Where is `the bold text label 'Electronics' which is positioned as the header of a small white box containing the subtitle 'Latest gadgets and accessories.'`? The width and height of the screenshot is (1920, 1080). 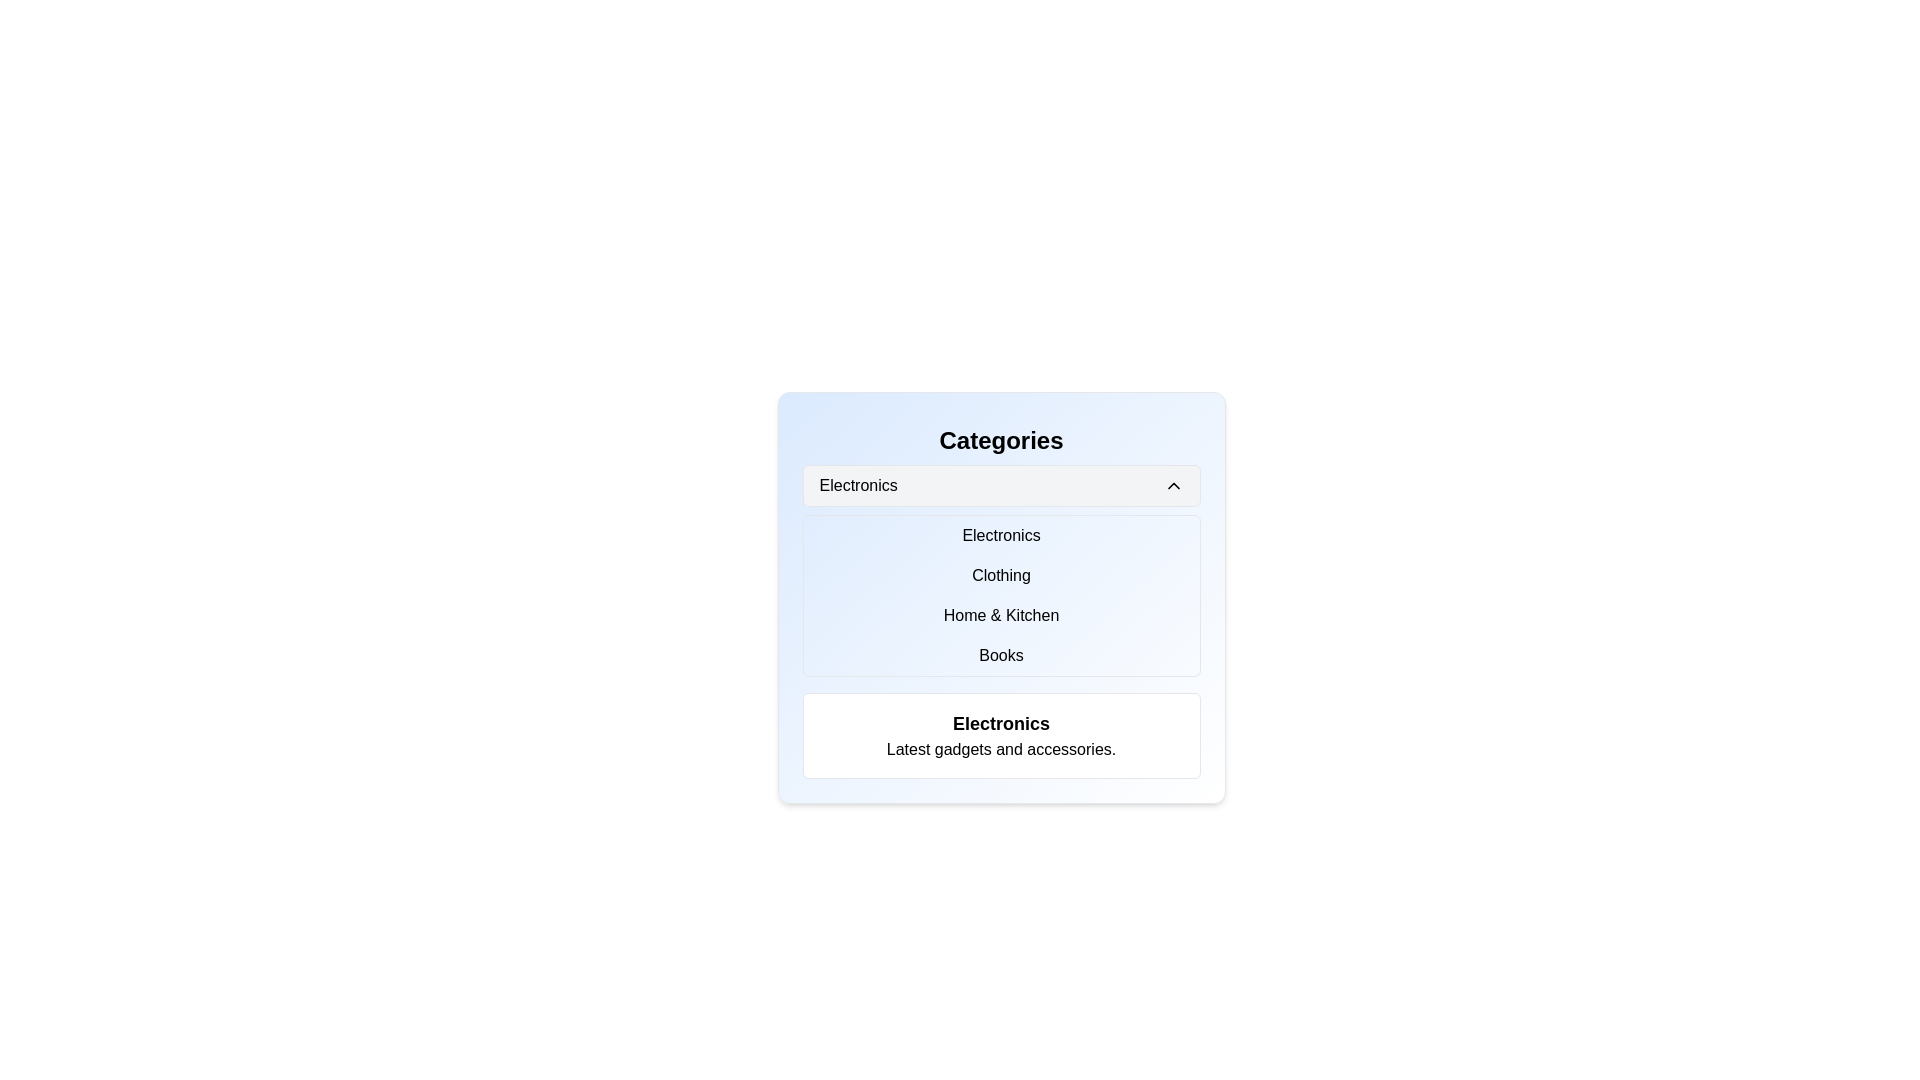 the bold text label 'Electronics' which is positioned as the header of a small white box containing the subtitle 'Latest gadgets and accessories.' is located at coordinates (1001, 724).